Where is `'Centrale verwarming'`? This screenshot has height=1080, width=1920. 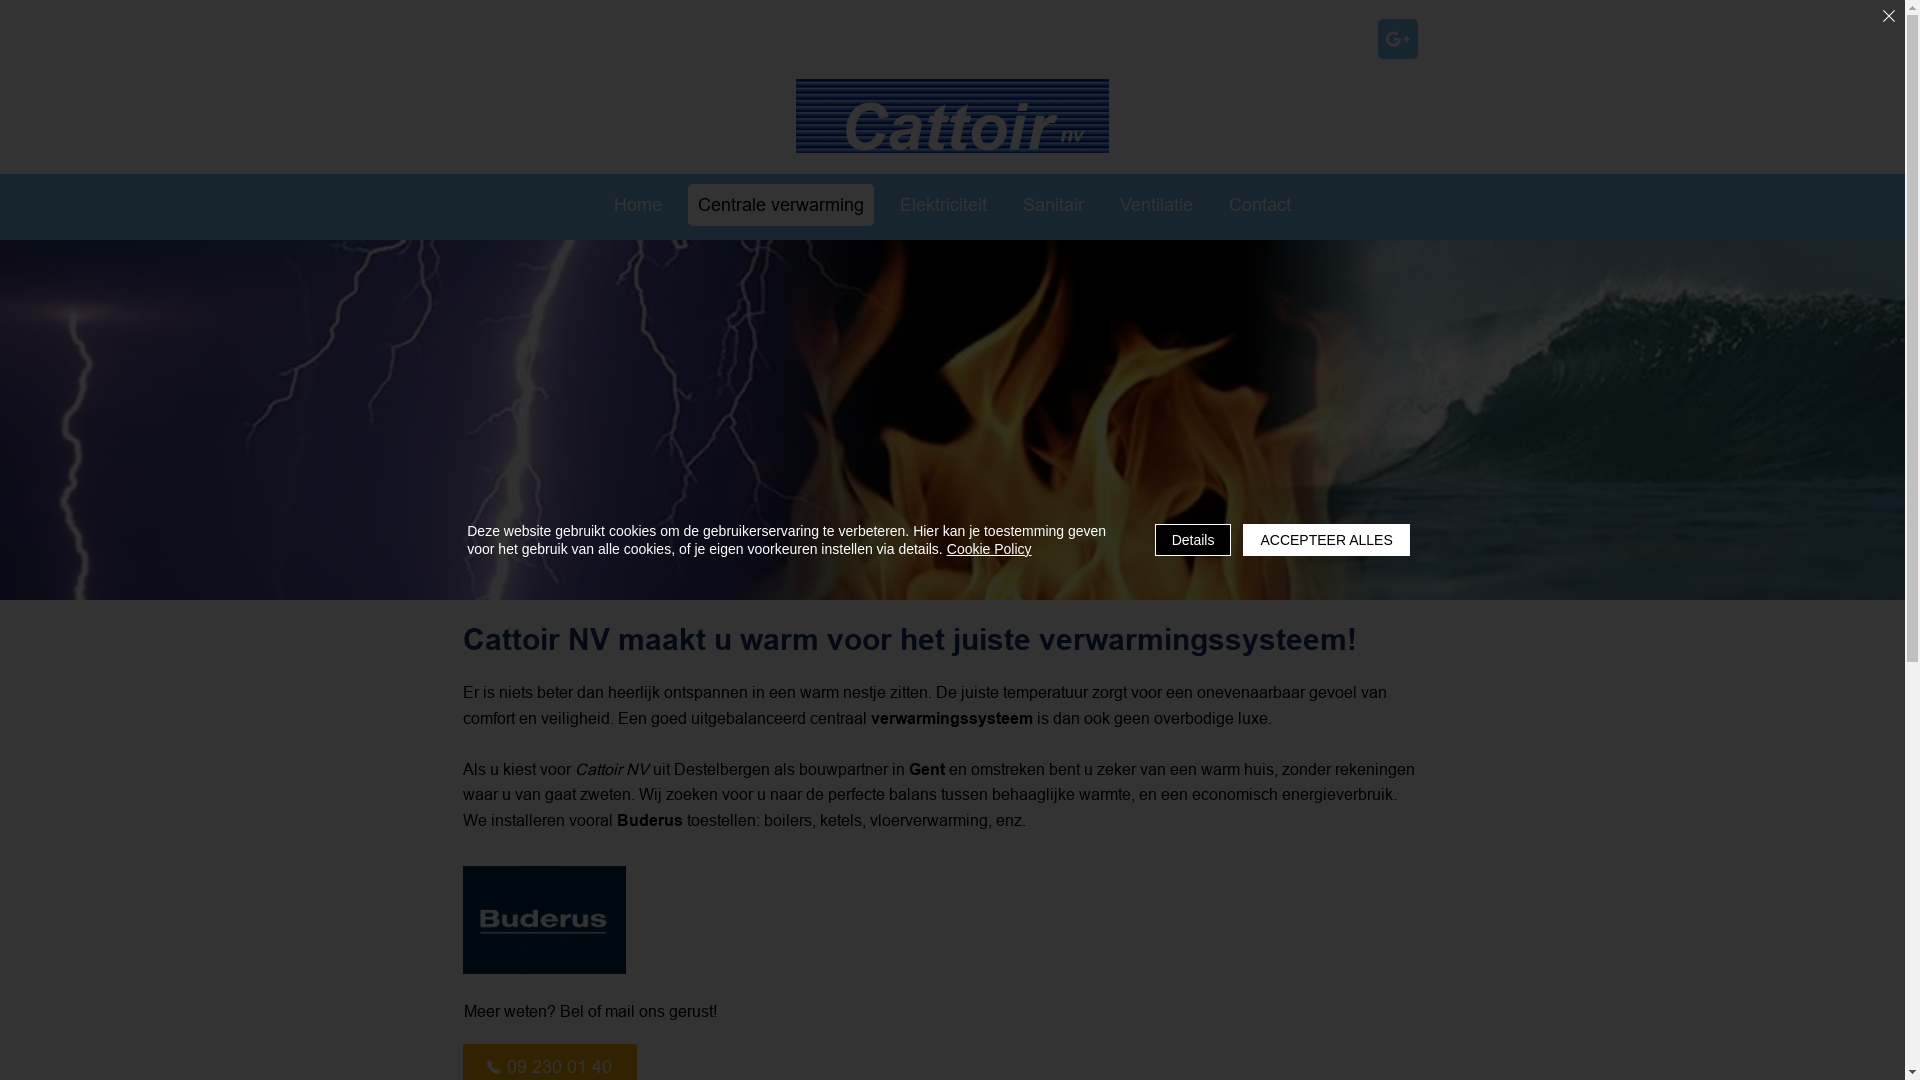
'Centrale verwarming' is located at coordinates (780, 204).